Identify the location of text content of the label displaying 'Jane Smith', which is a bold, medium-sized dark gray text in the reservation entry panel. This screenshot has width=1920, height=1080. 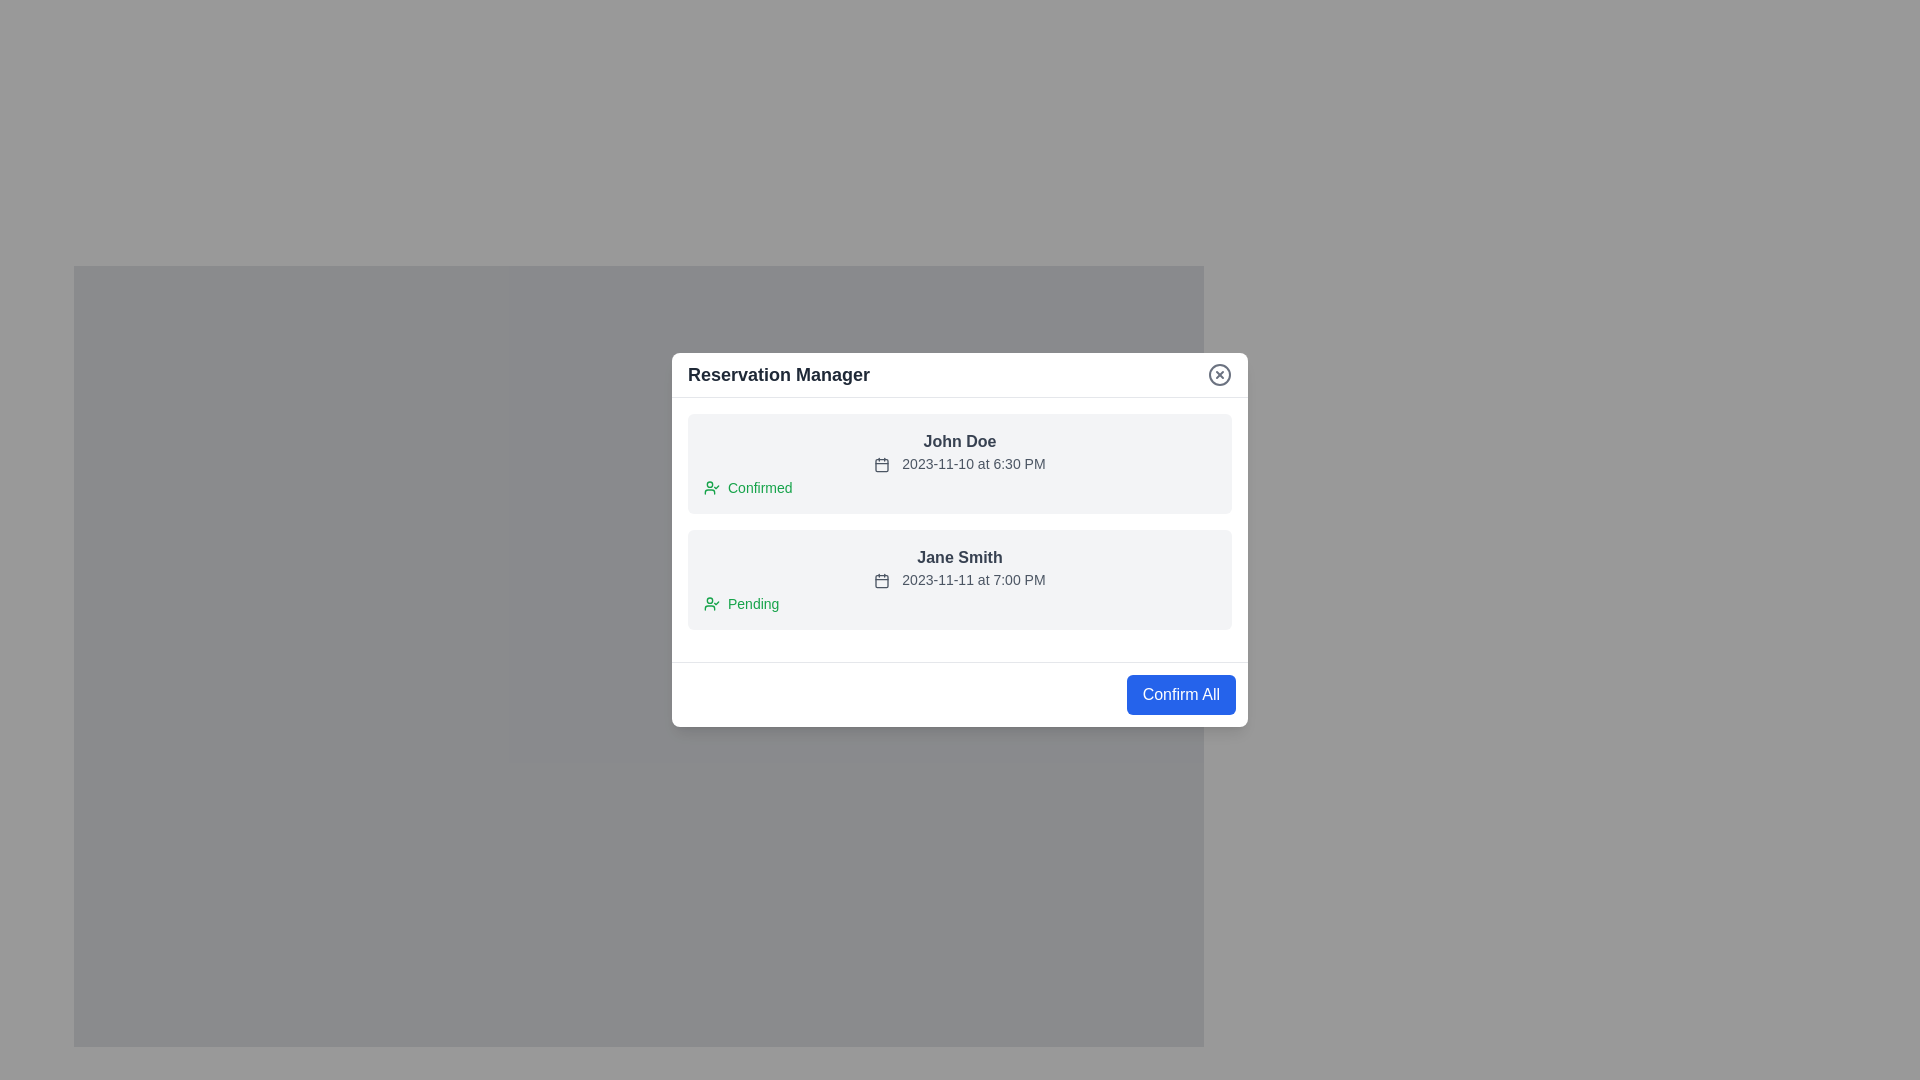
(960, 558).